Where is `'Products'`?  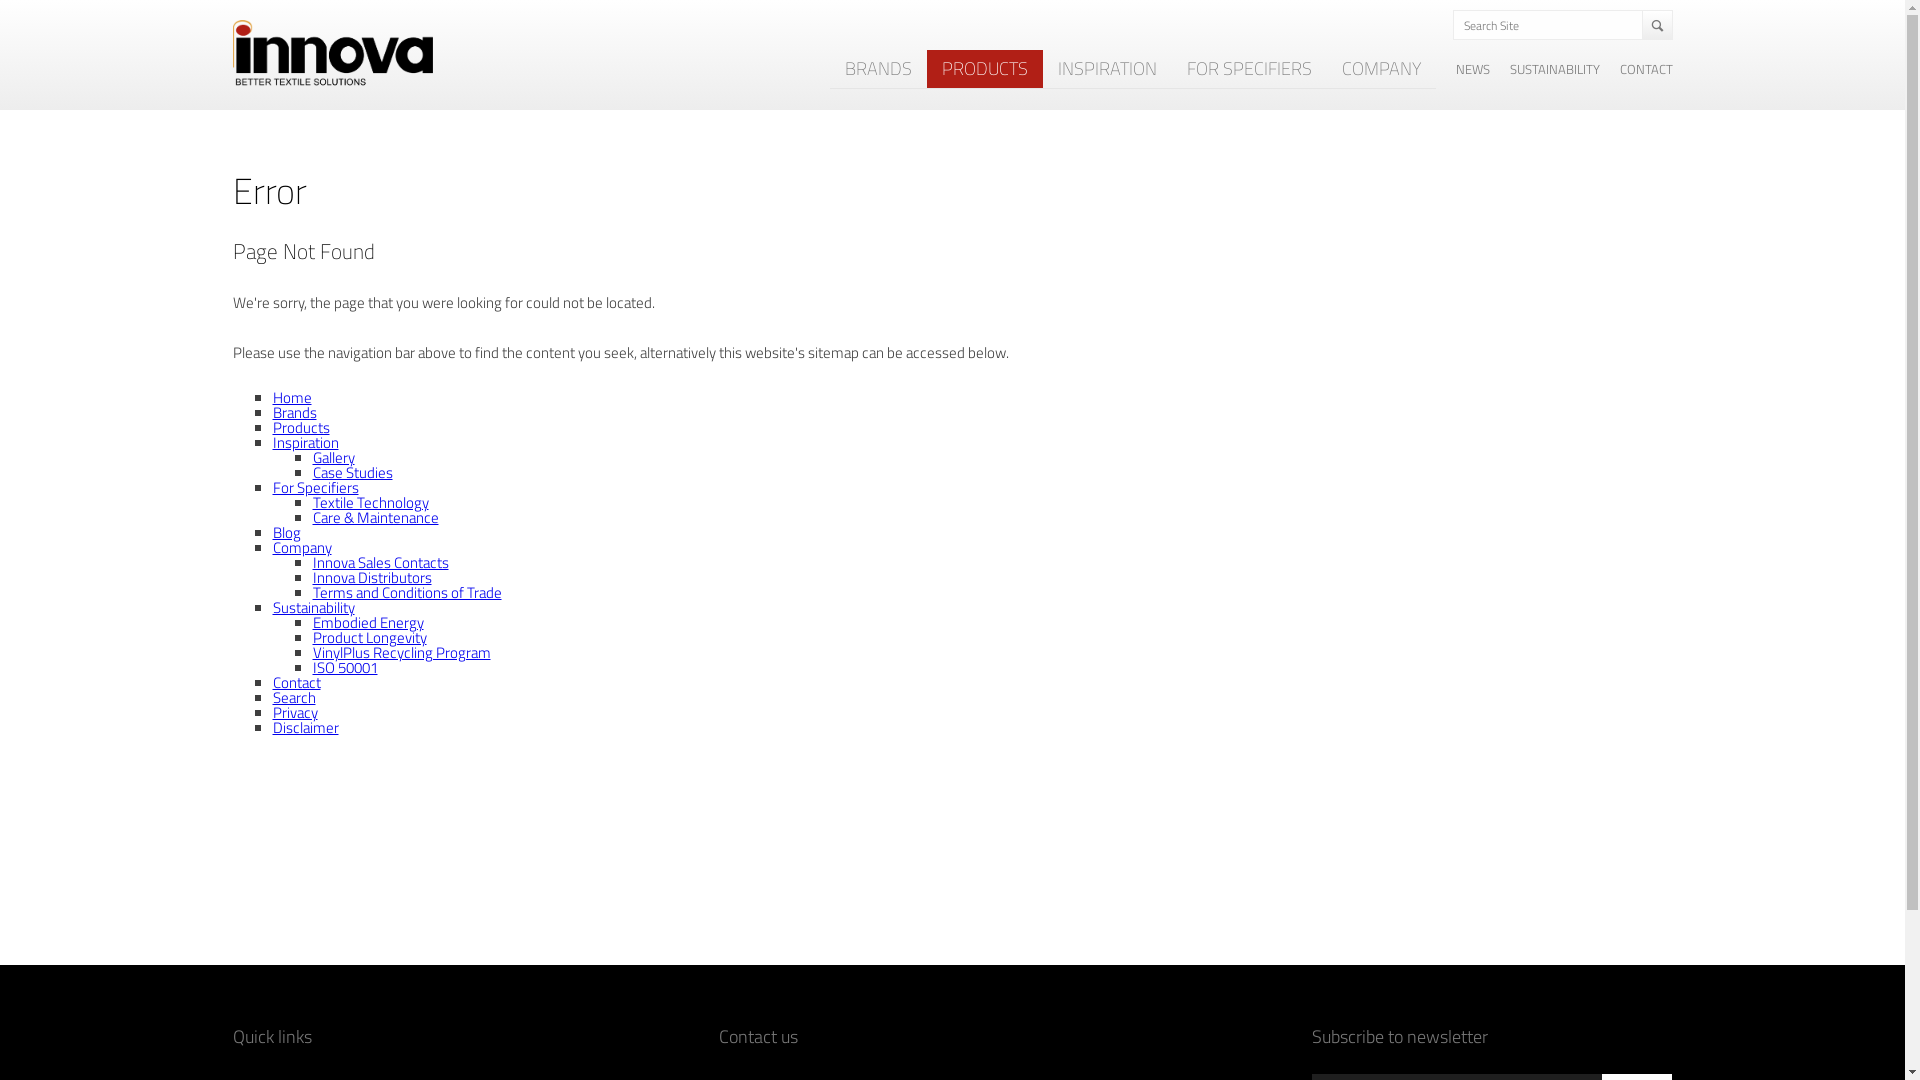
'Products' is located at coordinates (299, 426).